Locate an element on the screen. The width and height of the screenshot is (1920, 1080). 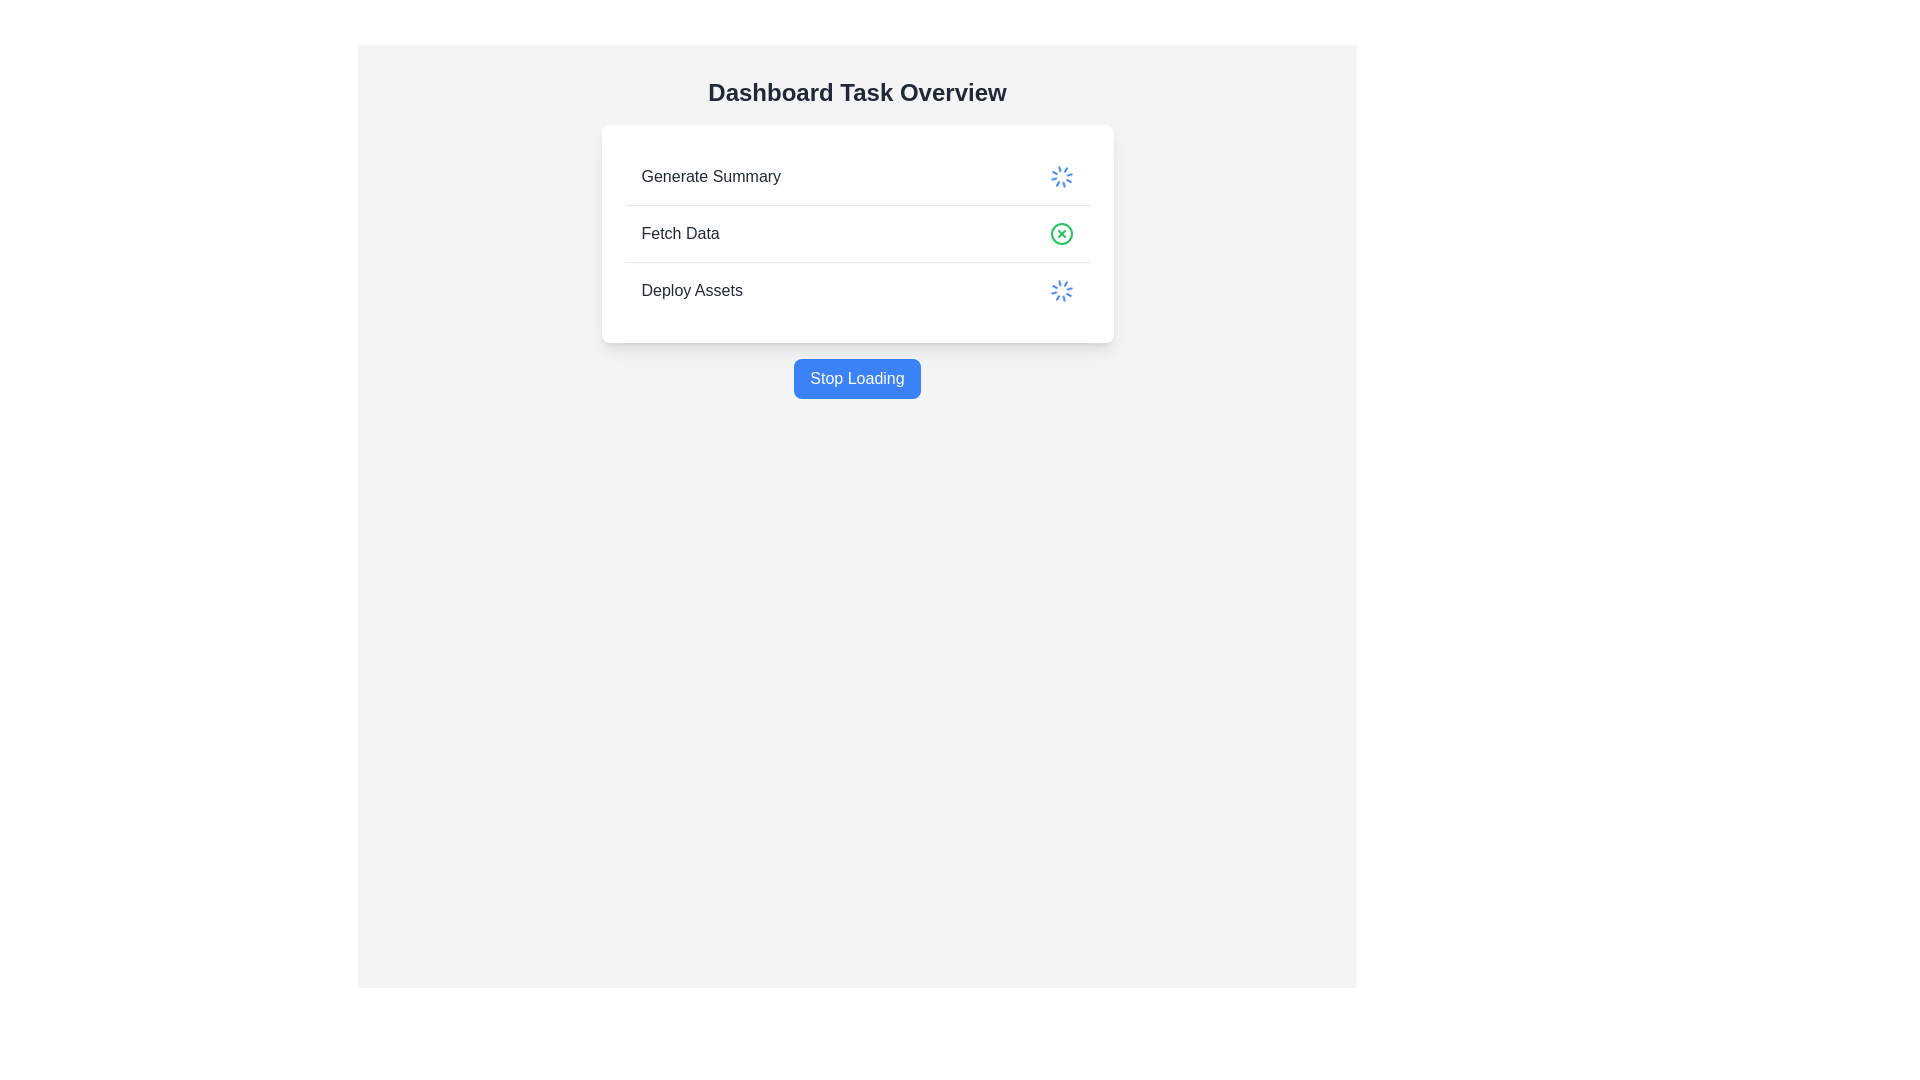
the Status Indicator Icon with a green outline and an 'X' in the center, located in the 'Fetch Data' row is located at coordinates (1060, 233).